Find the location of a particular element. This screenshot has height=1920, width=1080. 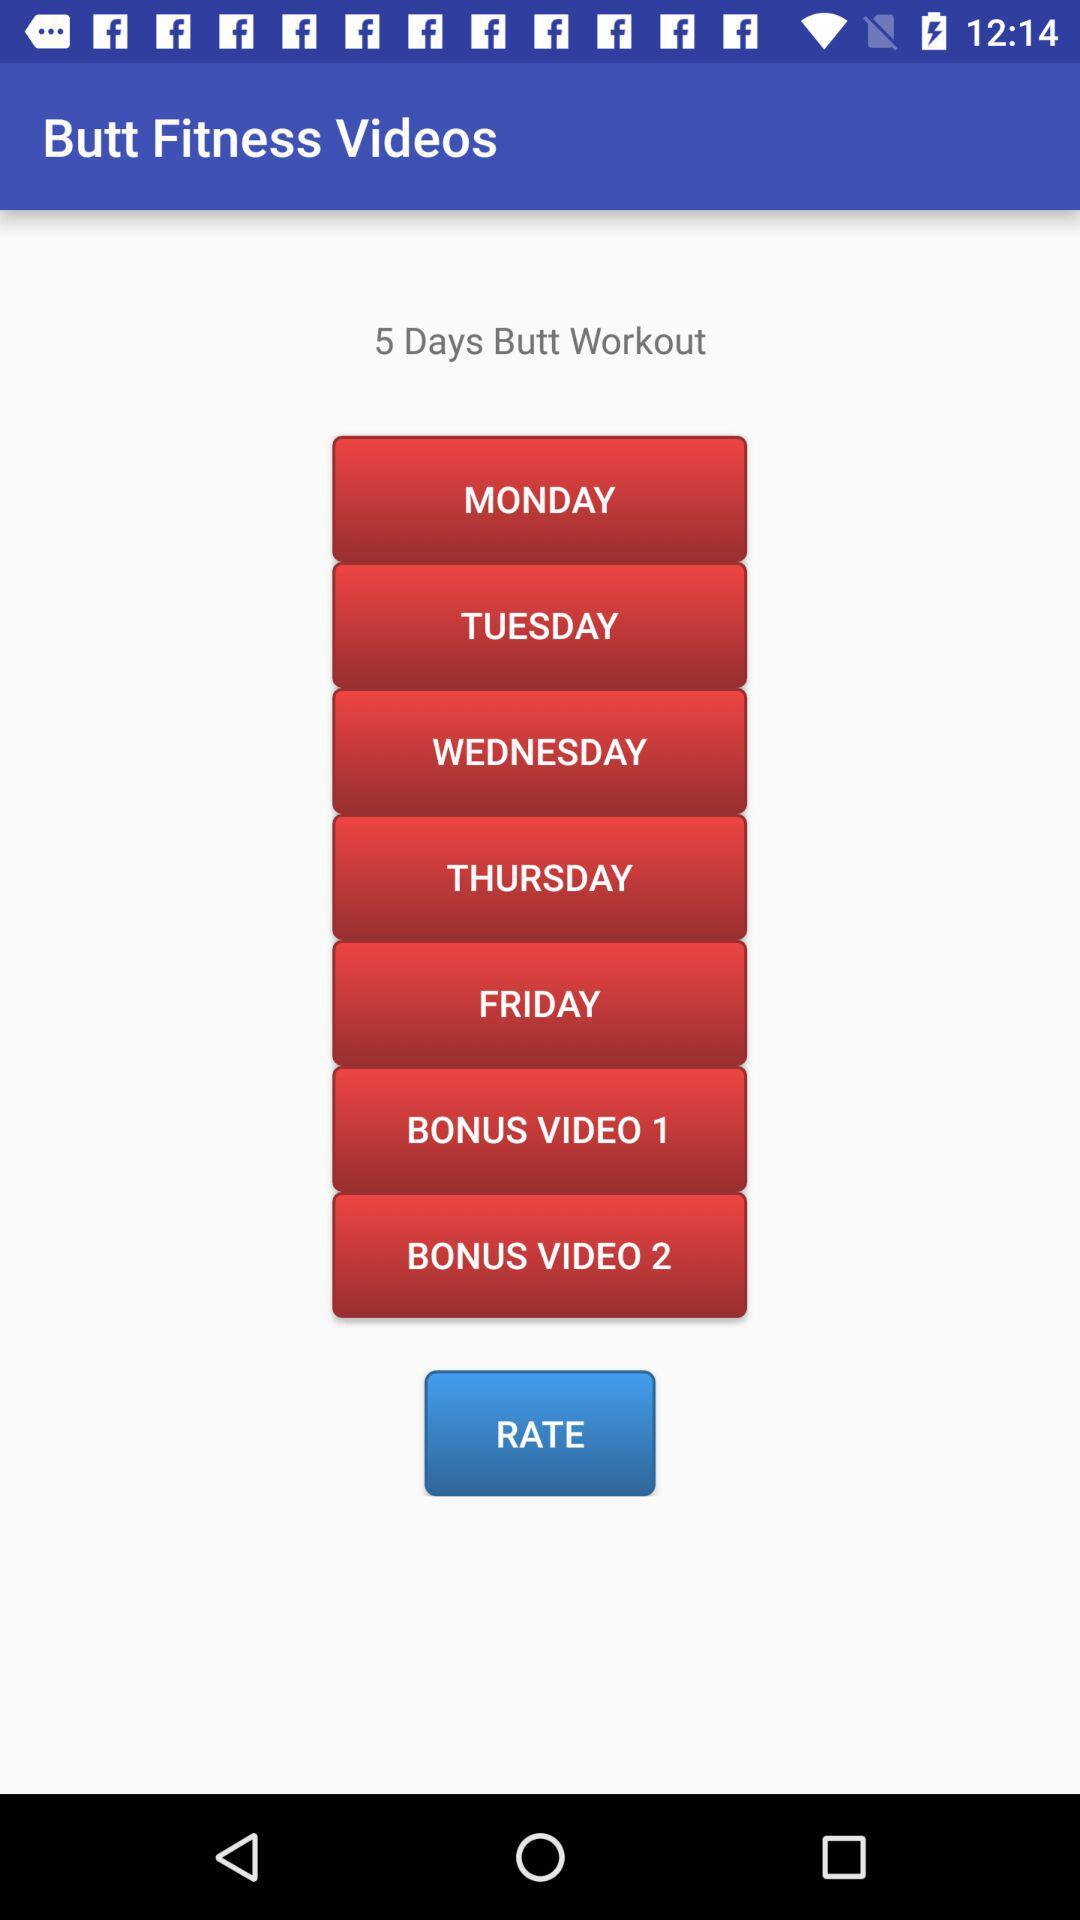

icon above bonus video 1 is located at coordinates (538, 1002).